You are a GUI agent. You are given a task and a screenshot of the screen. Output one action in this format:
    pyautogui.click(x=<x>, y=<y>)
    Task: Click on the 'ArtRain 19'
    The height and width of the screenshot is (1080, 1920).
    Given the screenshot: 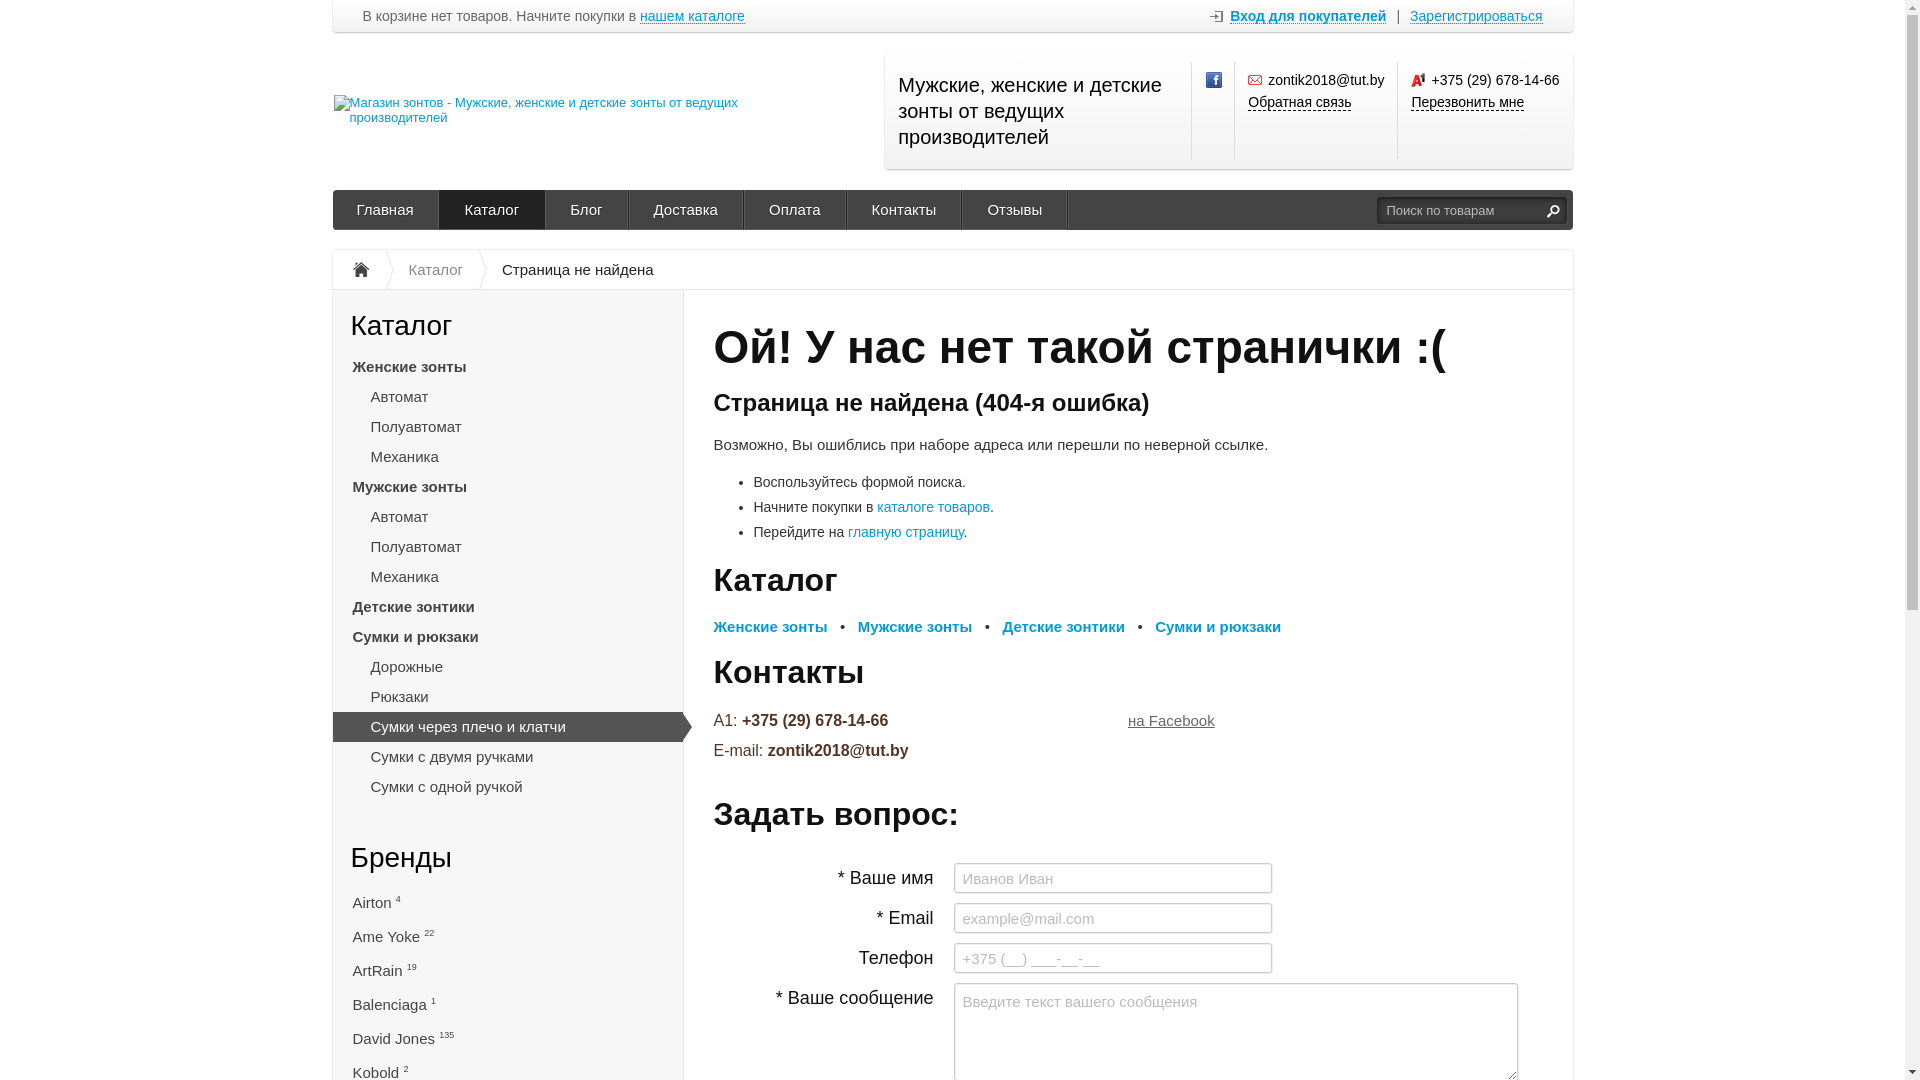 What is the action you would take?
    pyautogui.click(x=507, y=967)
    